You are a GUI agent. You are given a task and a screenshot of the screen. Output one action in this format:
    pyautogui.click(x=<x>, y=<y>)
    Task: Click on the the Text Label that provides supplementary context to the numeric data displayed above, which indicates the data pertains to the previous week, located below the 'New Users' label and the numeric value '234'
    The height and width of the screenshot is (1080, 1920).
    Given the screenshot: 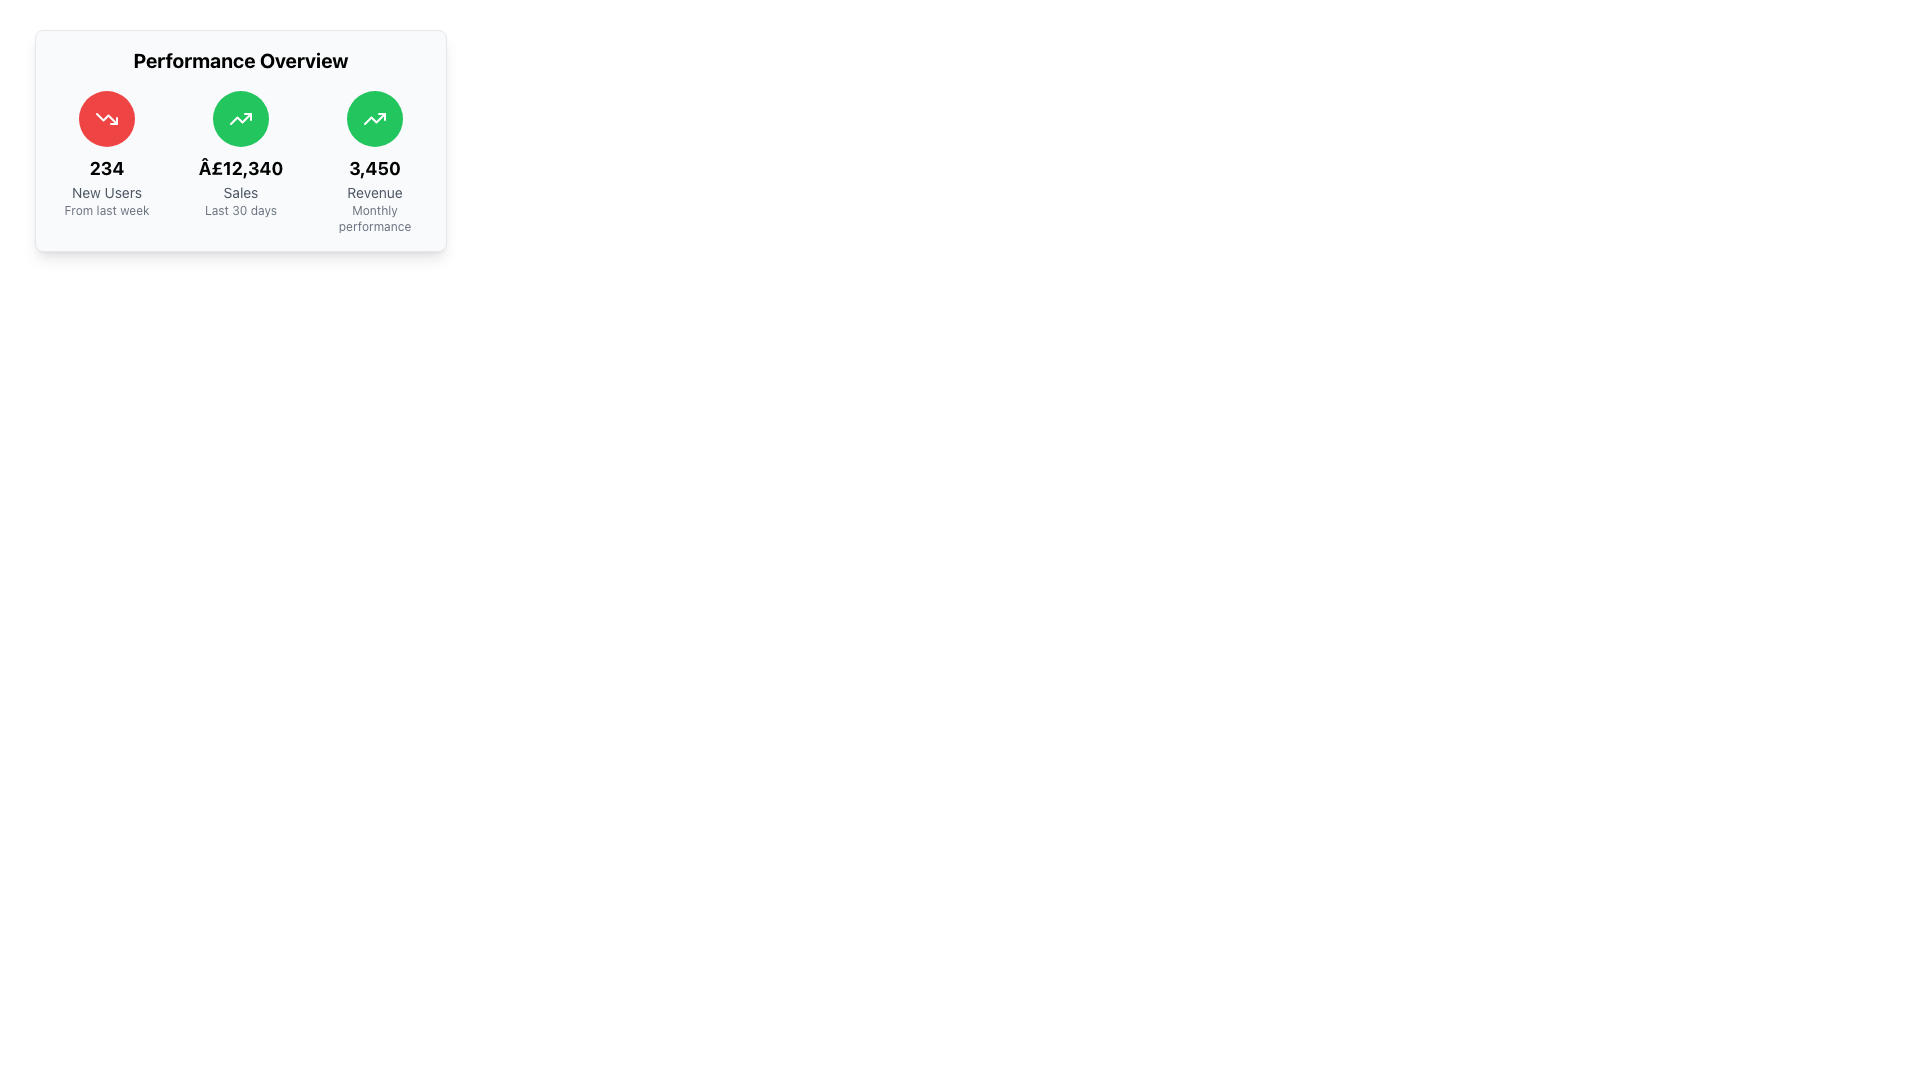 What is the action you would take?
    pyautogui.click(x=105, y=211)
    